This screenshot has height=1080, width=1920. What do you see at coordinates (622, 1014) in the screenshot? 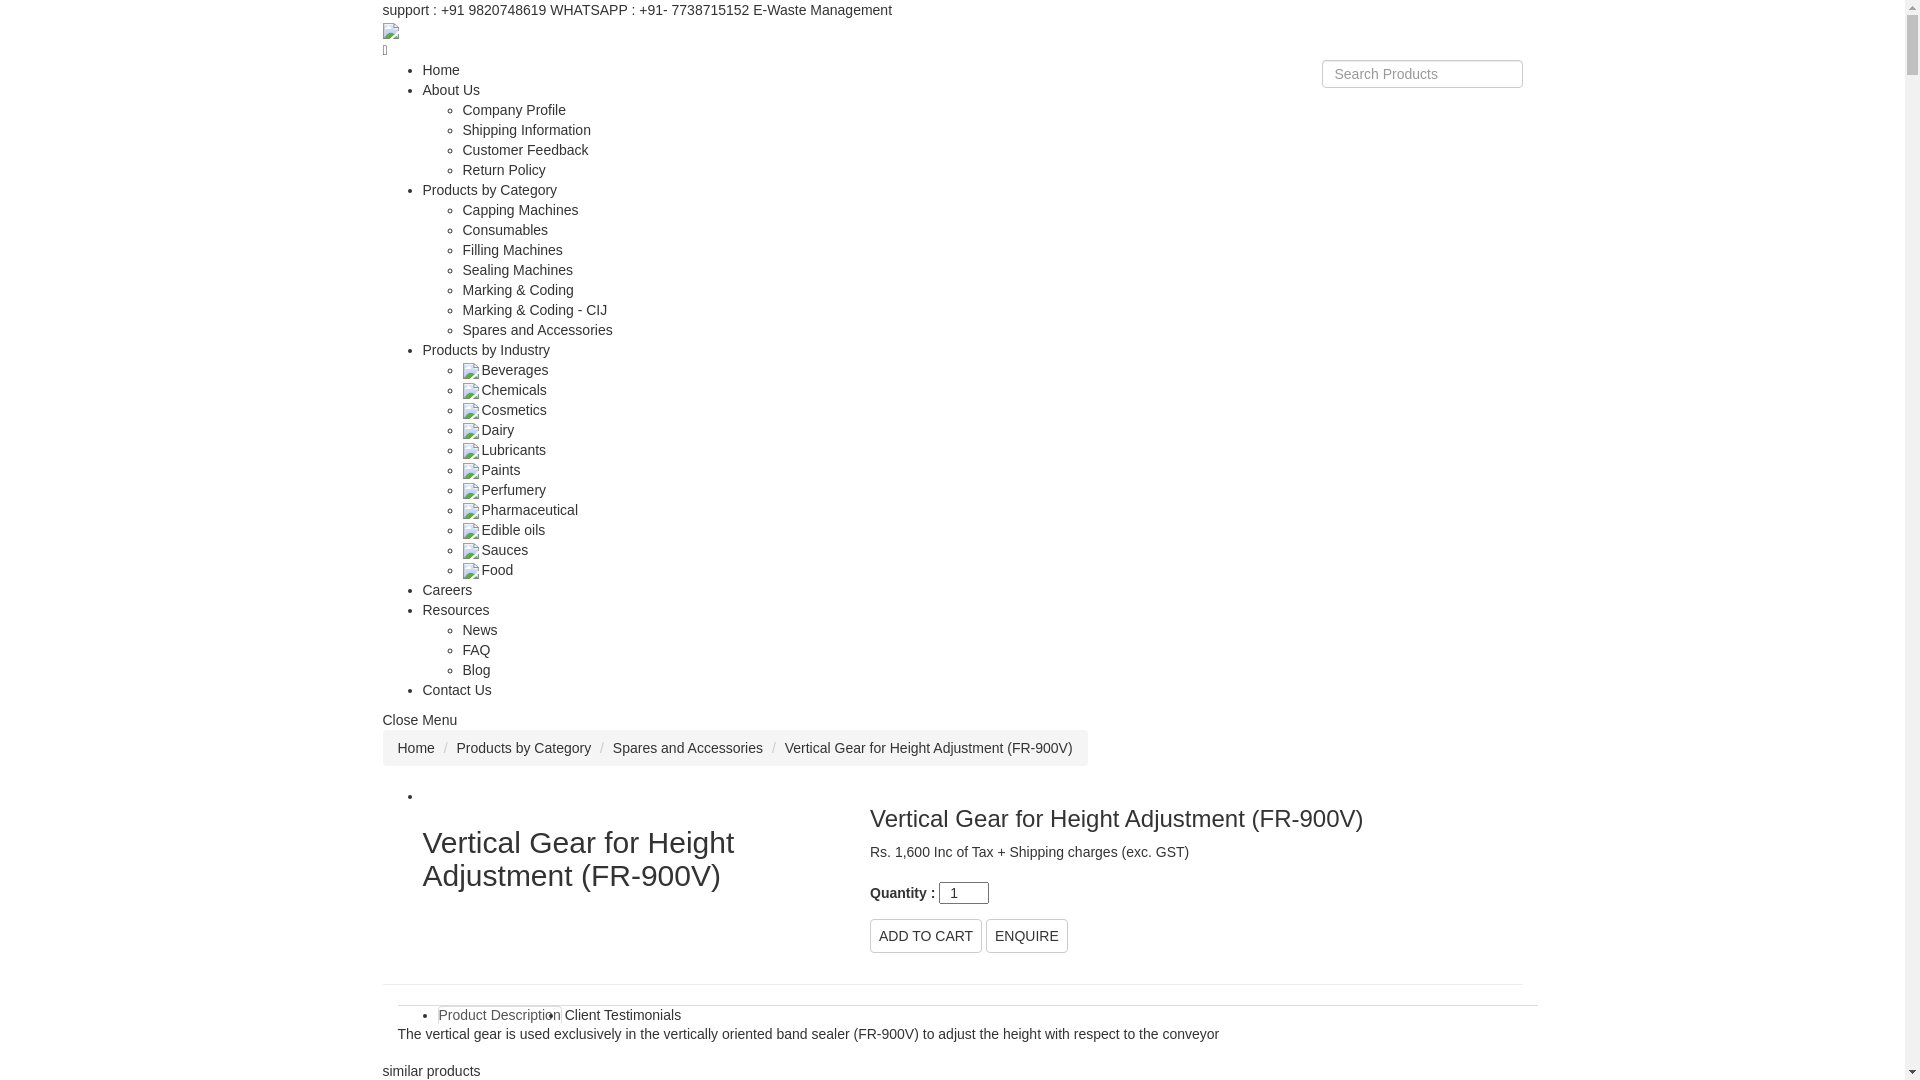
I see `'Client Testimonials'` at bounding box center [622, 1014].